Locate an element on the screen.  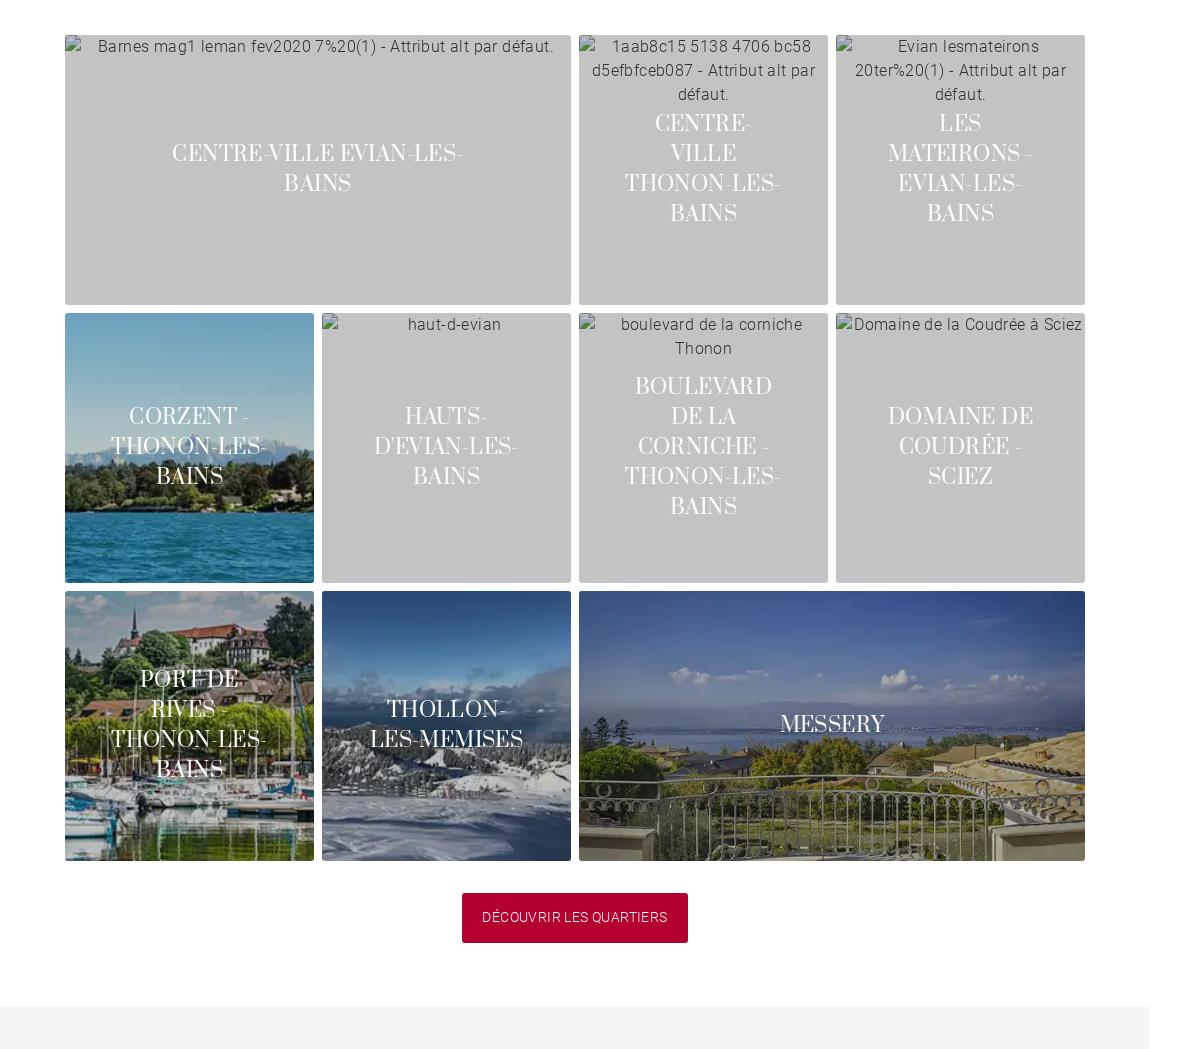
'Boulevard de la Corniche - Thonon-les-Bains' is located at coordinates (702, 447).